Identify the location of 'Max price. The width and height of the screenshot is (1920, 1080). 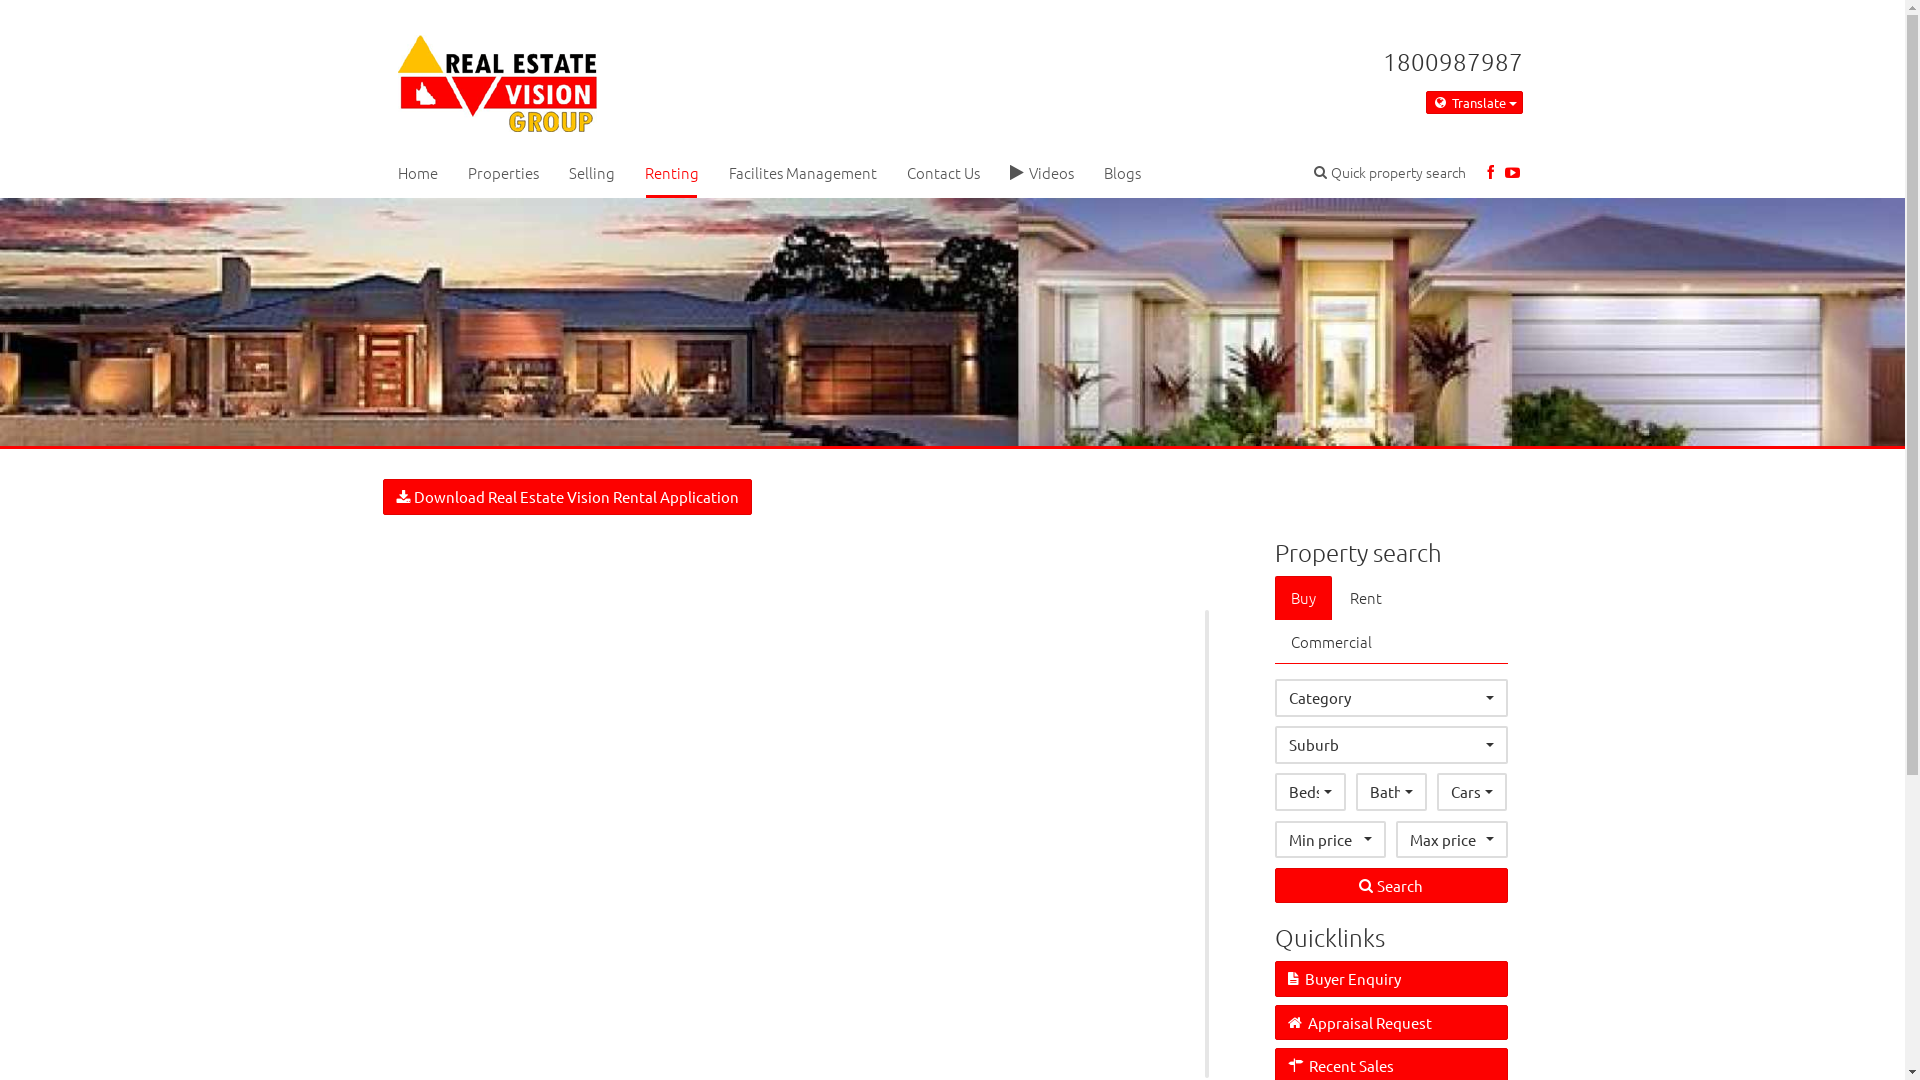
(1451, 839).